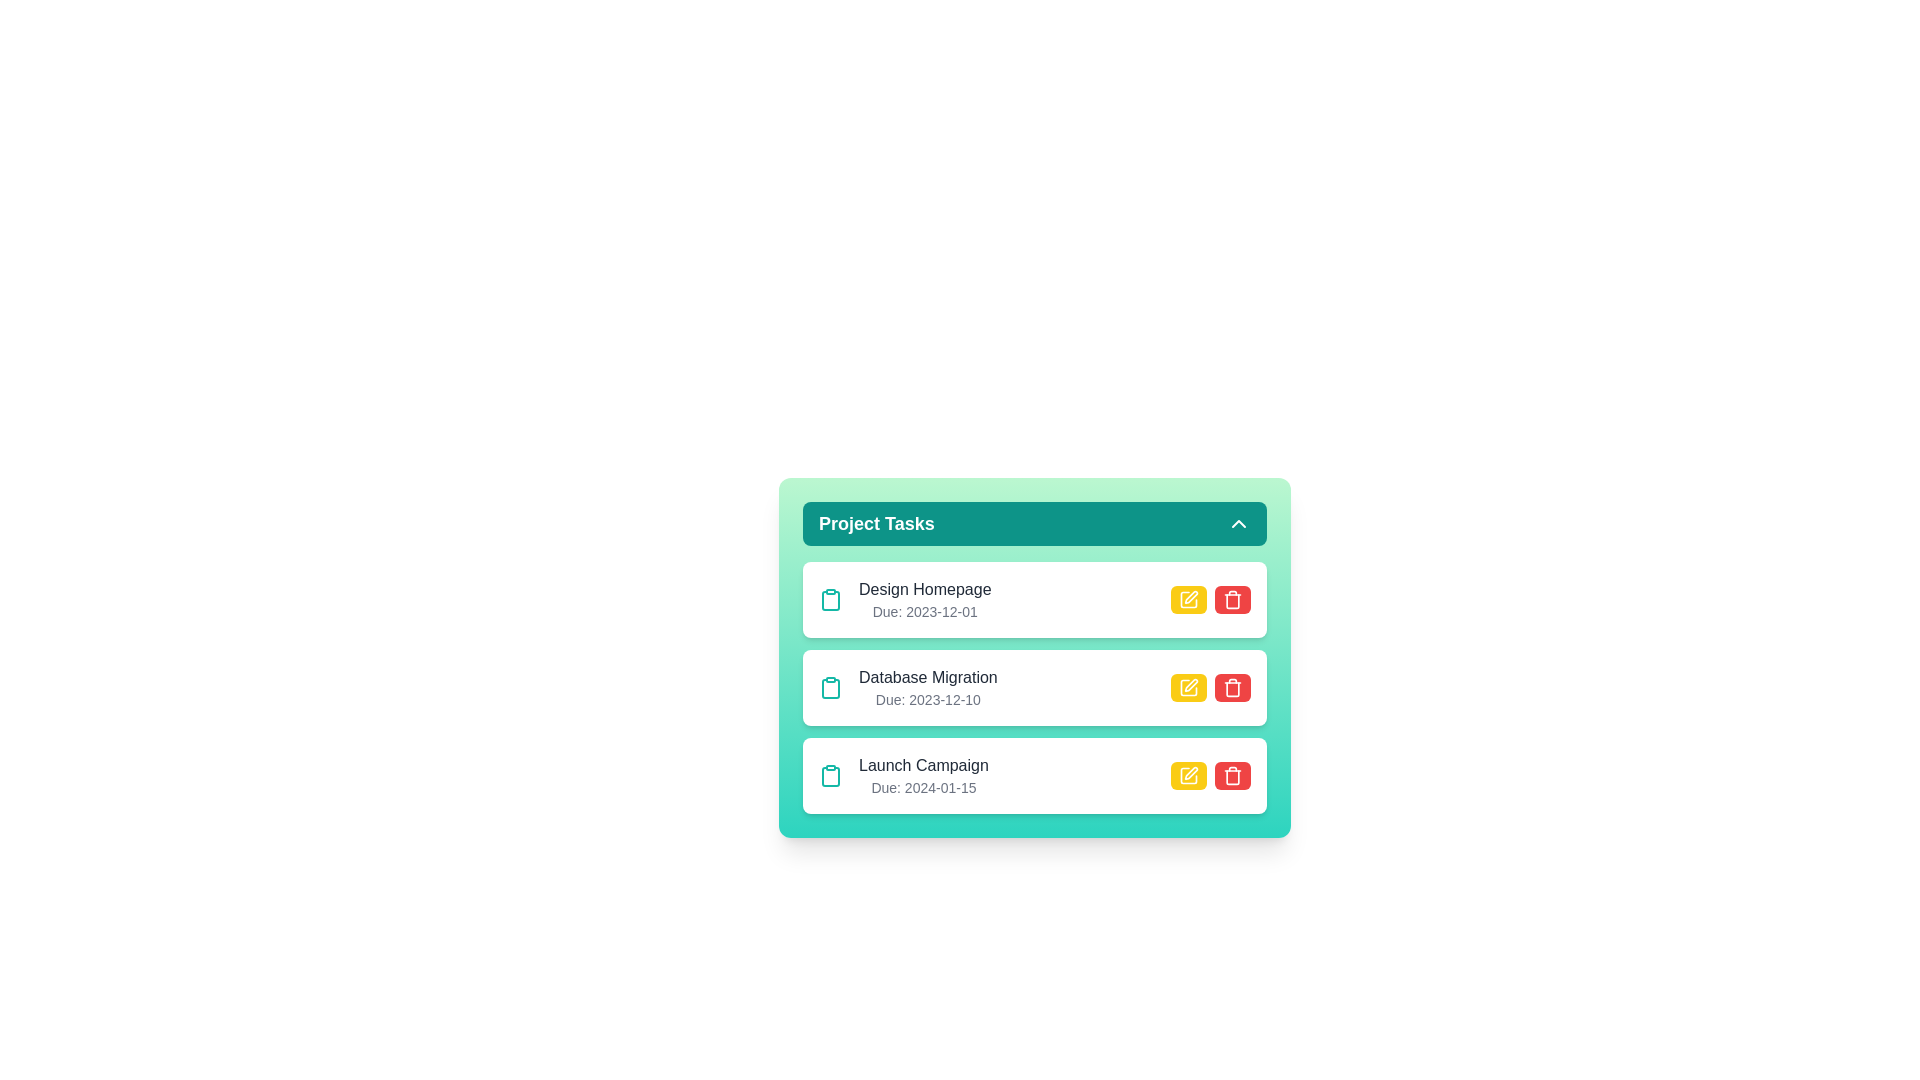 This screenshot has width=1920, height=1080. Describe the element at coordinates (1189, 774) in the screenshot. I see `the edit button for the task titled 'Launch Campaign'` at that location.